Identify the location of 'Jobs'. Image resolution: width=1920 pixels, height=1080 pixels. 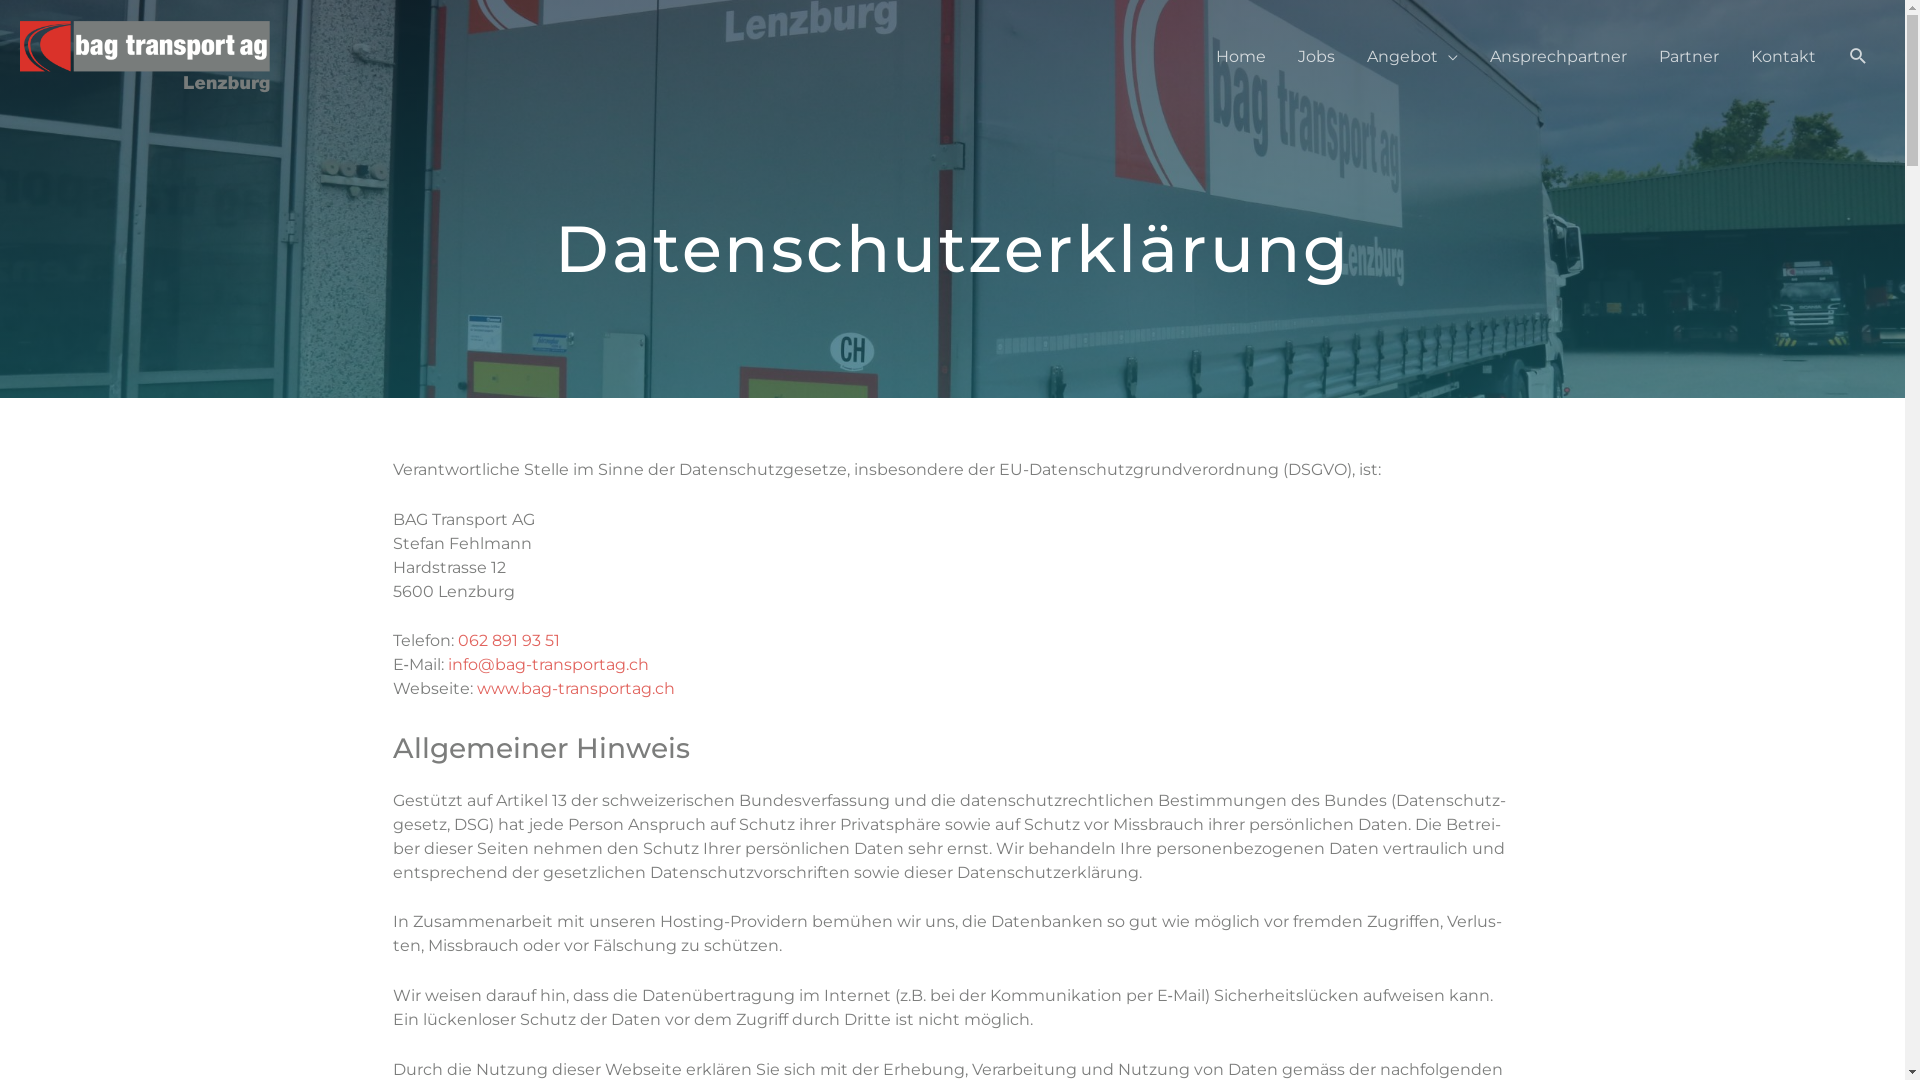
(1316, 56).